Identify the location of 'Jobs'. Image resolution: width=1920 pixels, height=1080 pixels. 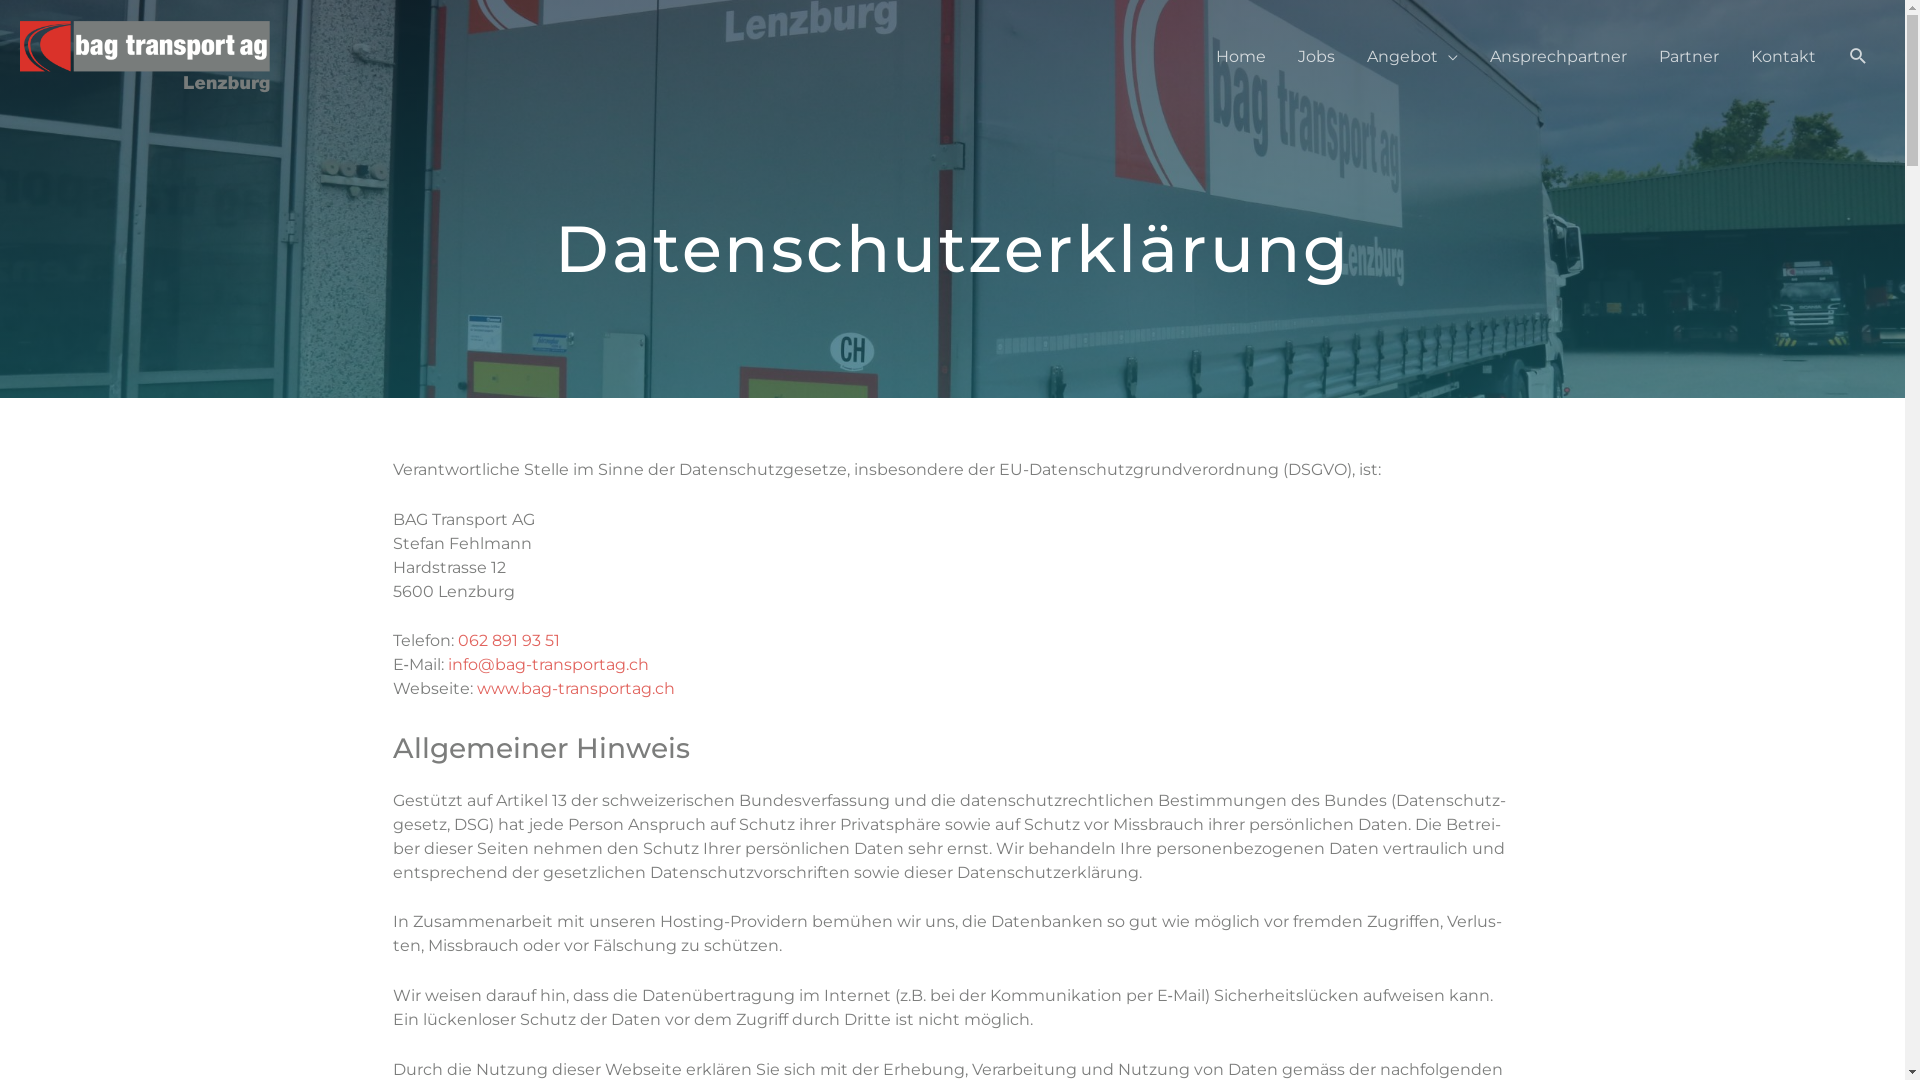
(1316, 56).